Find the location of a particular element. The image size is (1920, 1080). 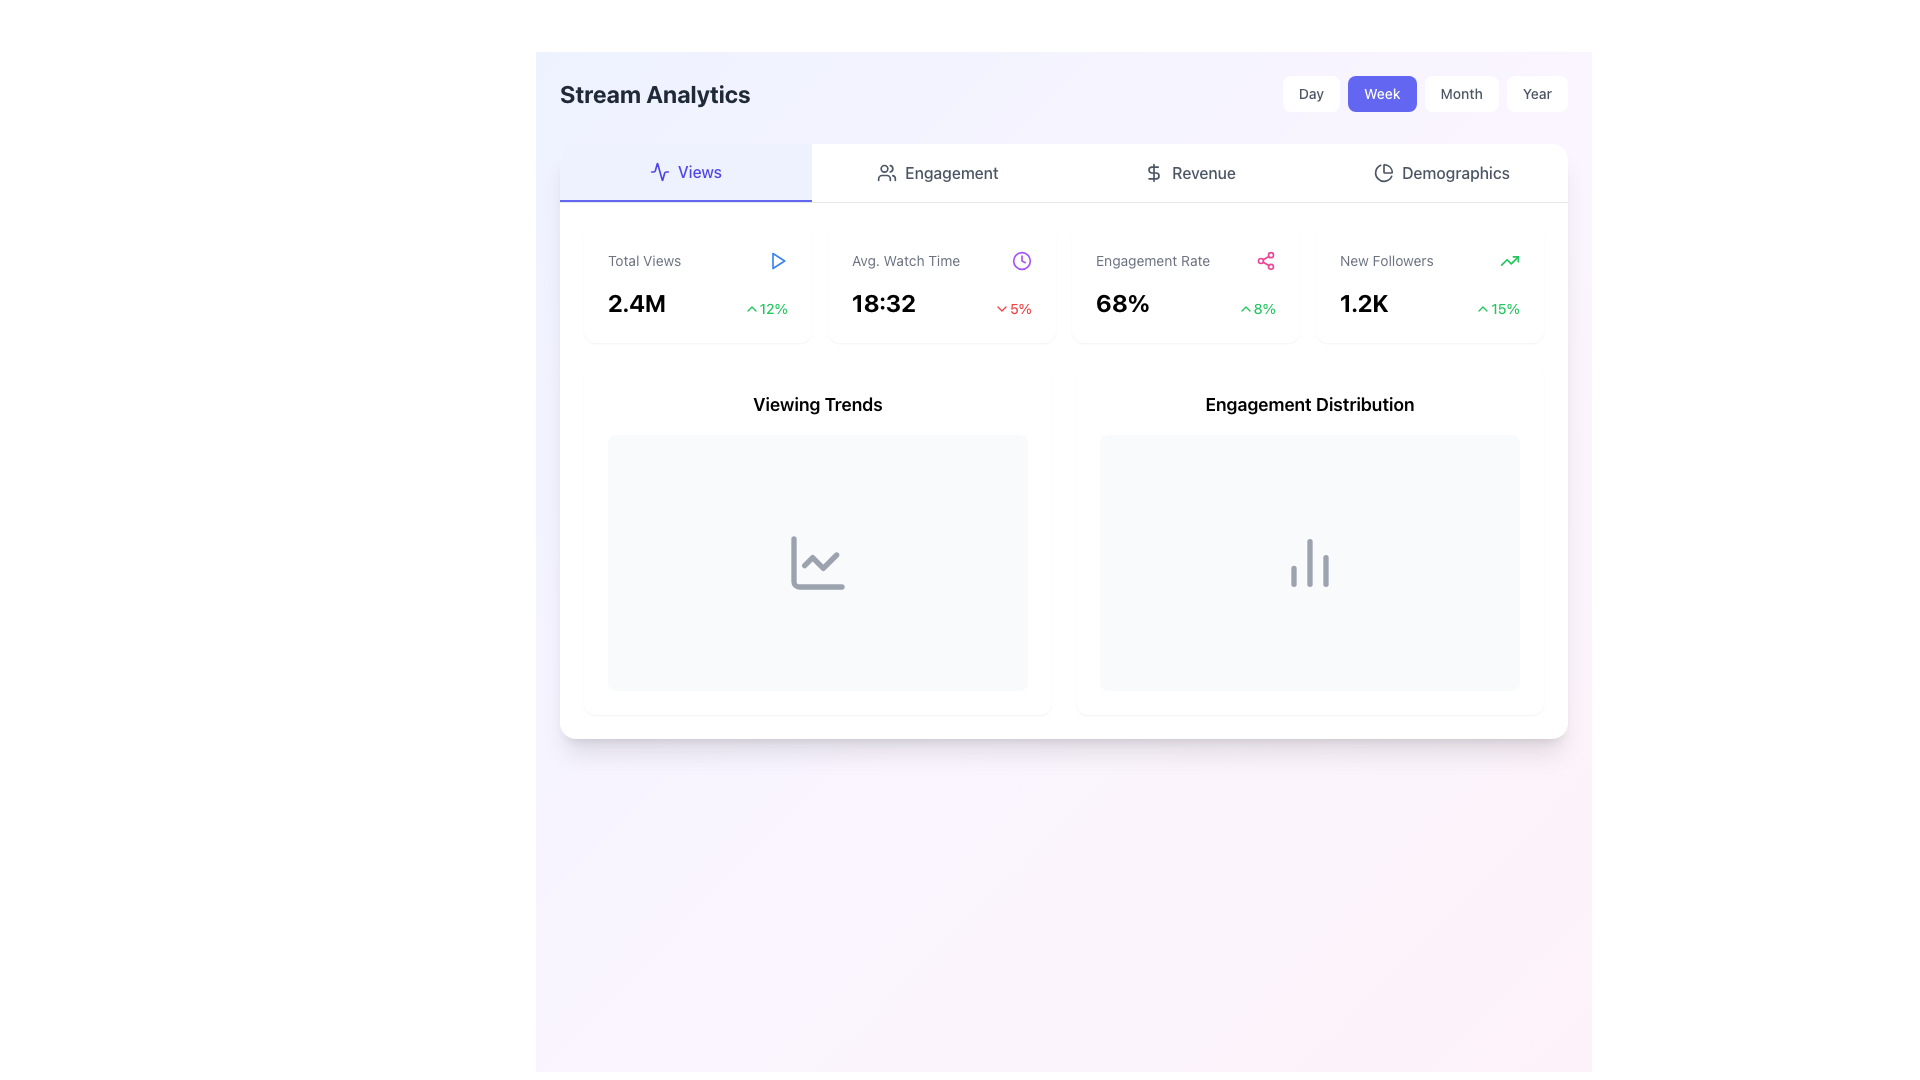

the 'Engagement' button in the navigation menu is located at coordinates (936, 172).